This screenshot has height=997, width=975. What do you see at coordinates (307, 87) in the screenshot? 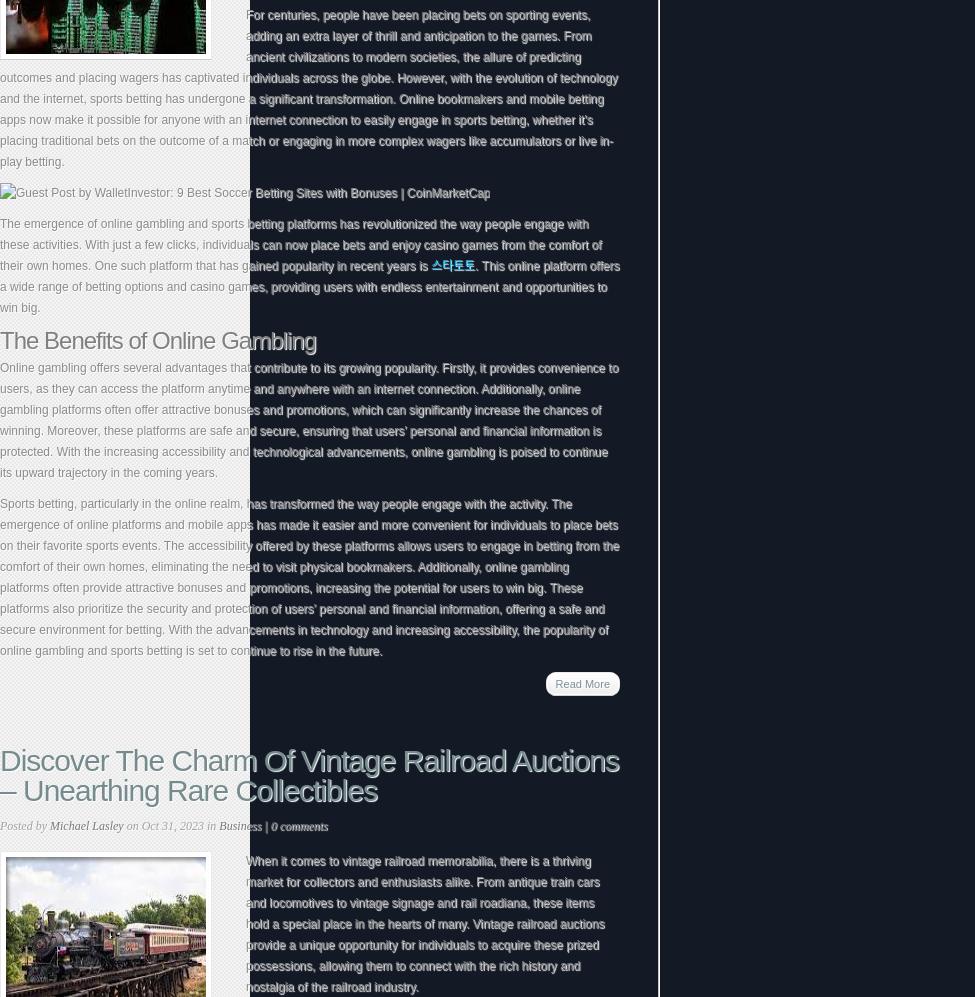
I see `'For centuries, people have been placing bets on sporting events, adding an extra layer of thrill and anticipation to the games. From ancient civilizations to modern societies, the allure of predicting outcomes and placing wagers has captivated individuals across the globe. However, with the evolution of technology and the internet, sports betting has undergone a significant transformation. Online bookmakers and mobile betting apps now make it possible for anyone with an internet connection to easily engage in sports betting, whether it’s placing traditional bets on the outcome of a match or engaging in more complex wagers like accumulators or live in-play betting.'` at bounding box center [307, 87].